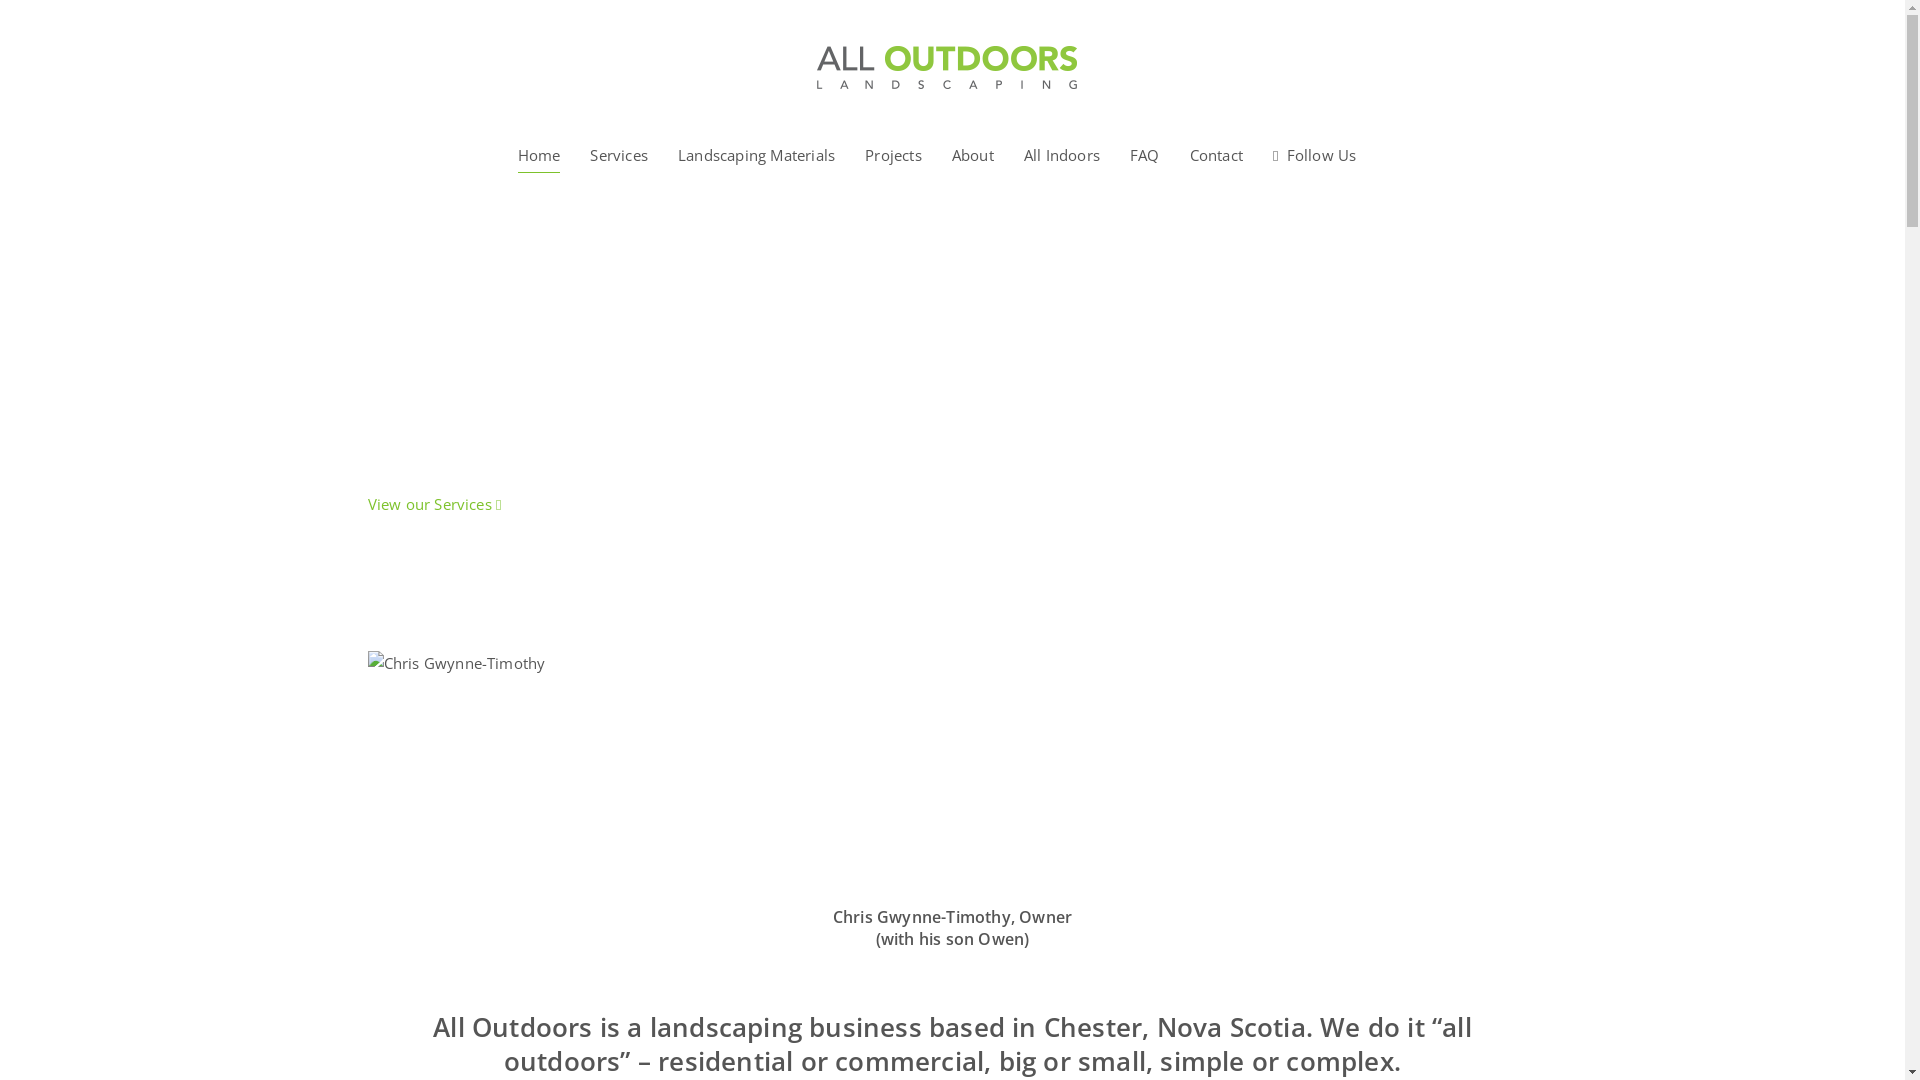 The image size is (1920, 1080). I want to click on 'Follow Us', so click(1315, 153).